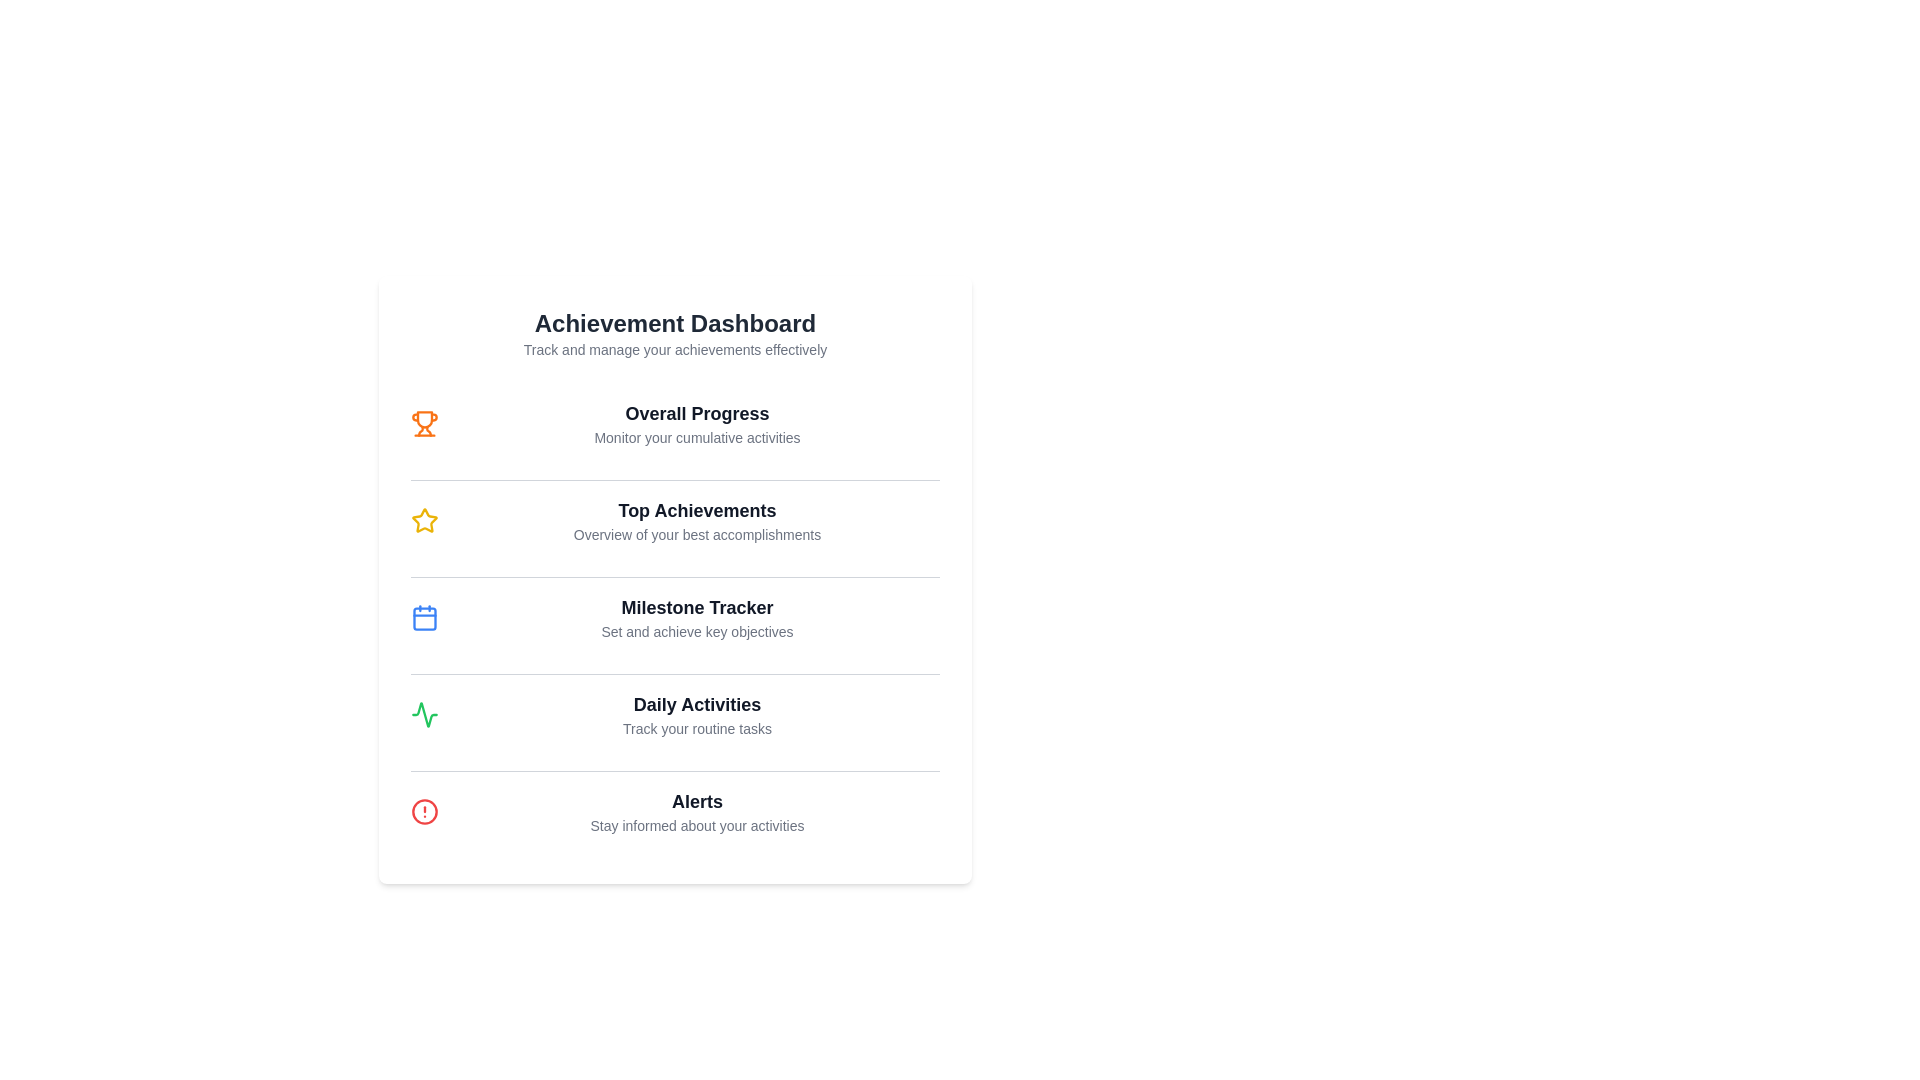 This screenshot has width=1920, height=1080. Describe the element at coordinates (697, 632) in the screenshot. I see `the static text label 'Set and achieve key objectives' which is positioned below the title 'Milestone Tracker'` at that location.